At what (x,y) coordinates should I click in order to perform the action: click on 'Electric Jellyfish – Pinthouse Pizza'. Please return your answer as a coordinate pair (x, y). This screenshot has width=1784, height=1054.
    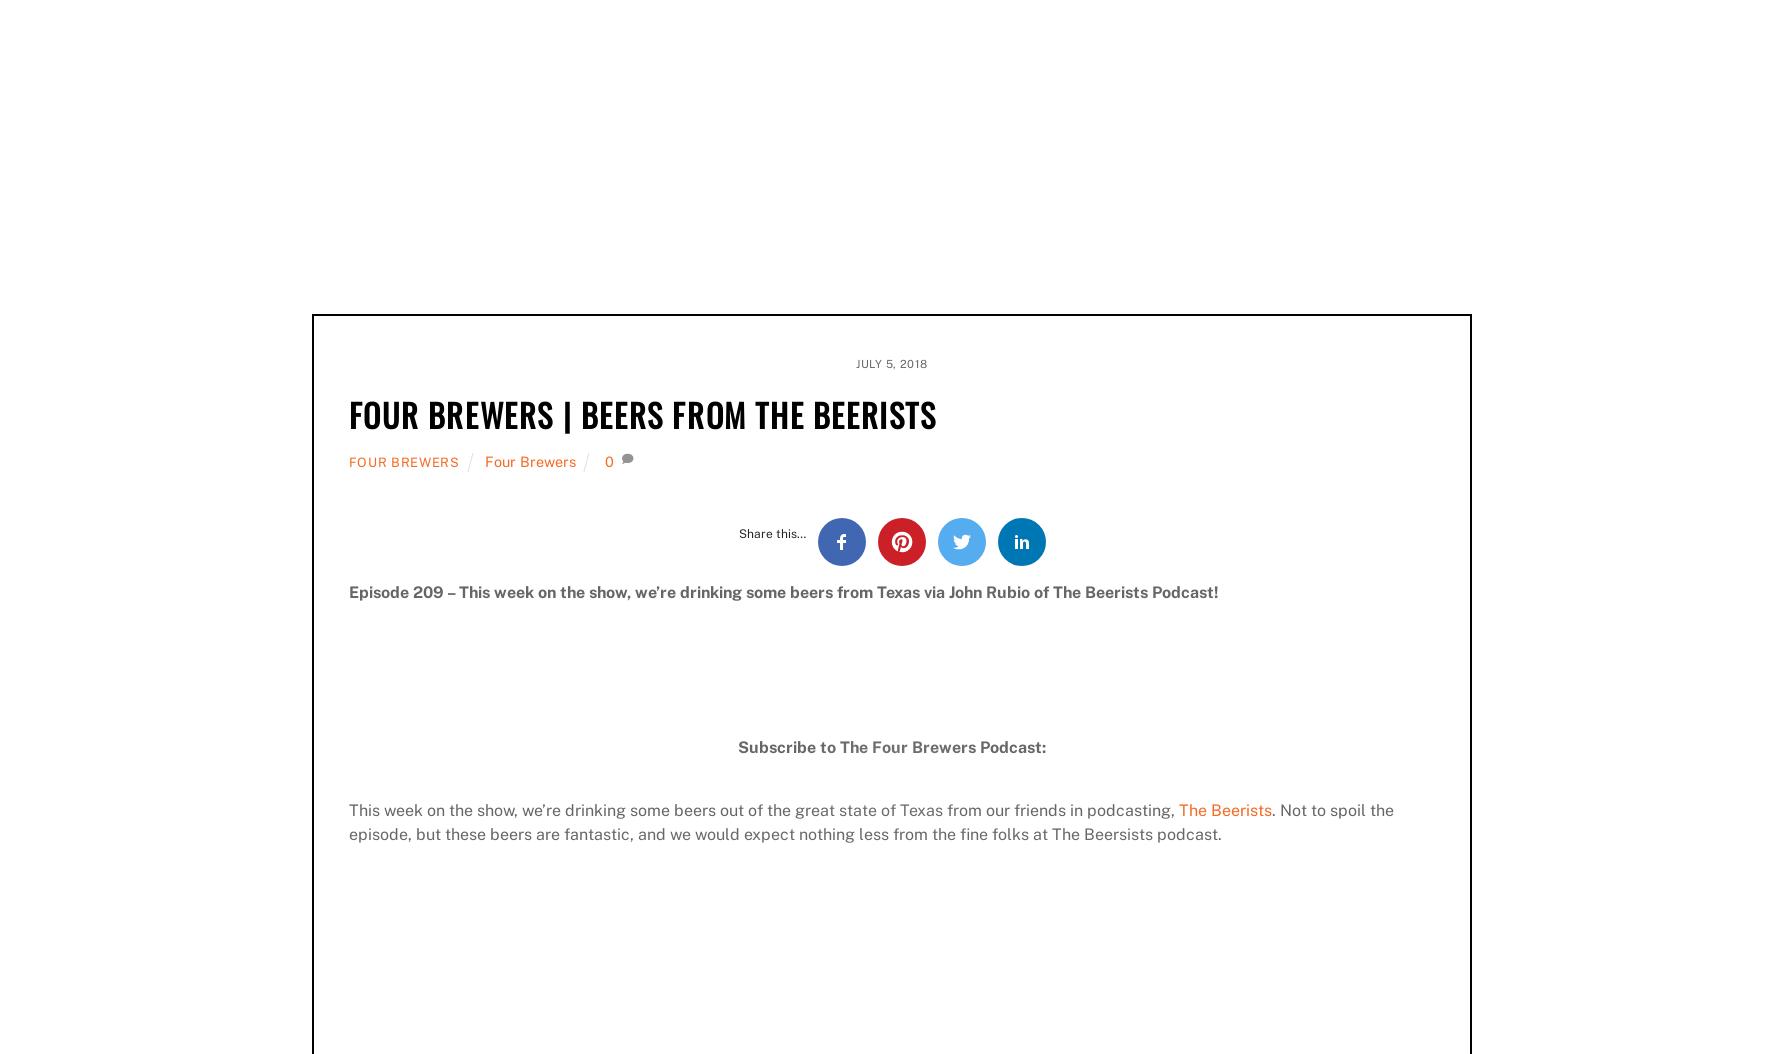
    Looking at the image, I should click on (473, 26).